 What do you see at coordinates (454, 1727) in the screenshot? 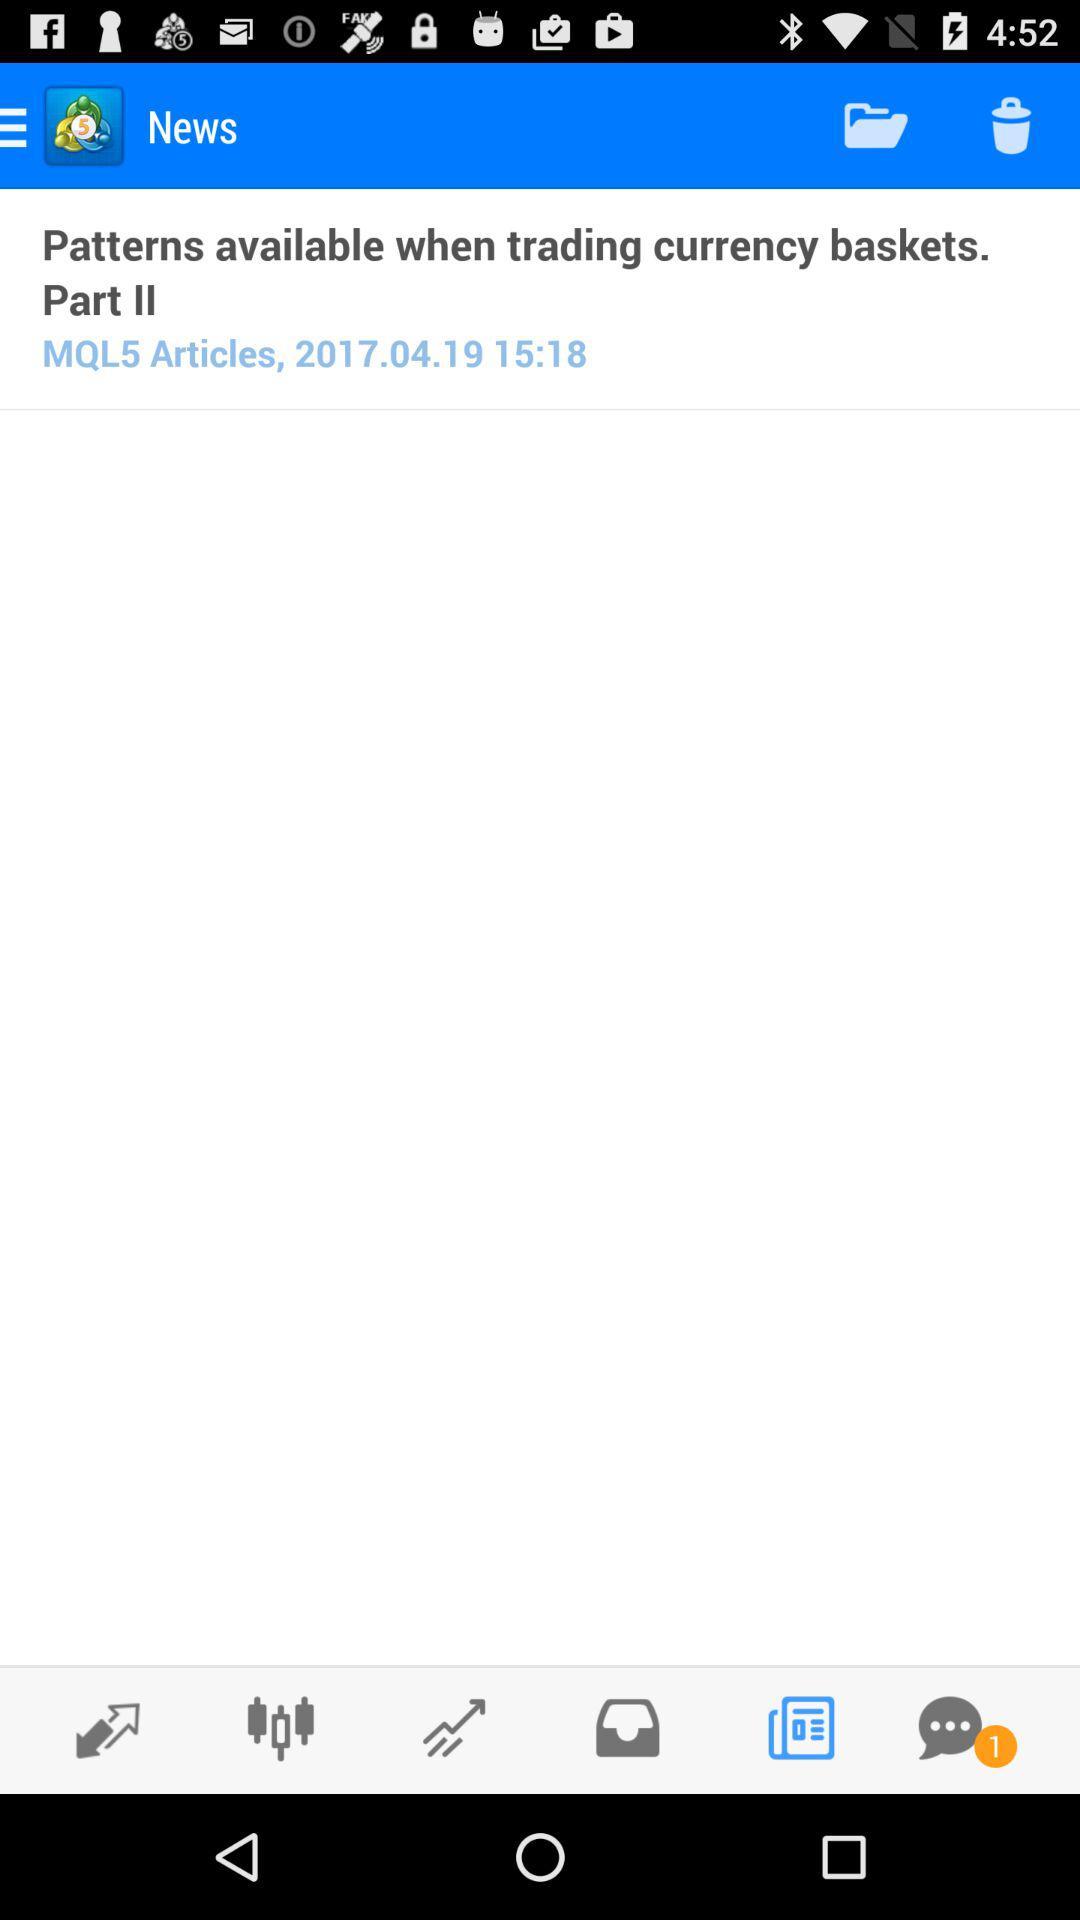
I see `stock market updates` at bounding box center [454, 1727].